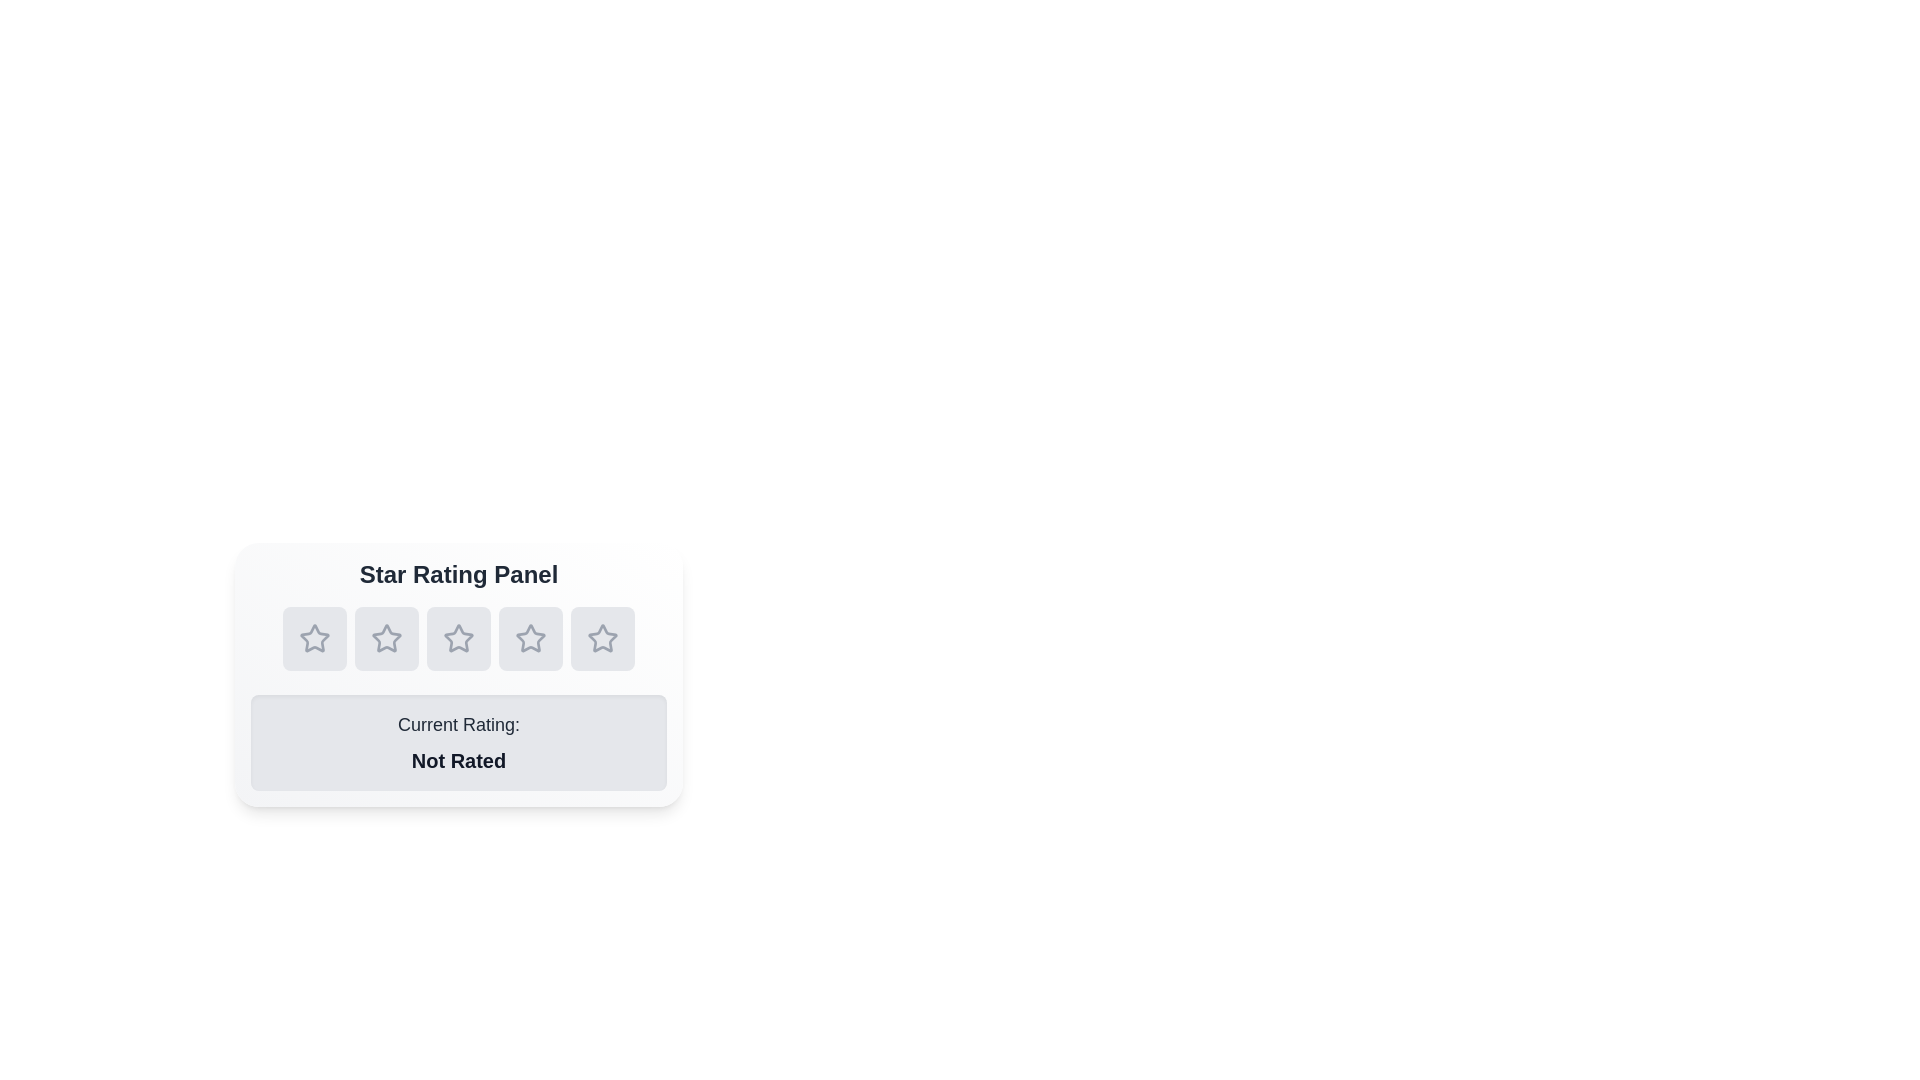  What do you see at coordinates (314, 639) in the screenshot?
I see `the first star rating button in the star rating panel` at bounding box center [314, 639].